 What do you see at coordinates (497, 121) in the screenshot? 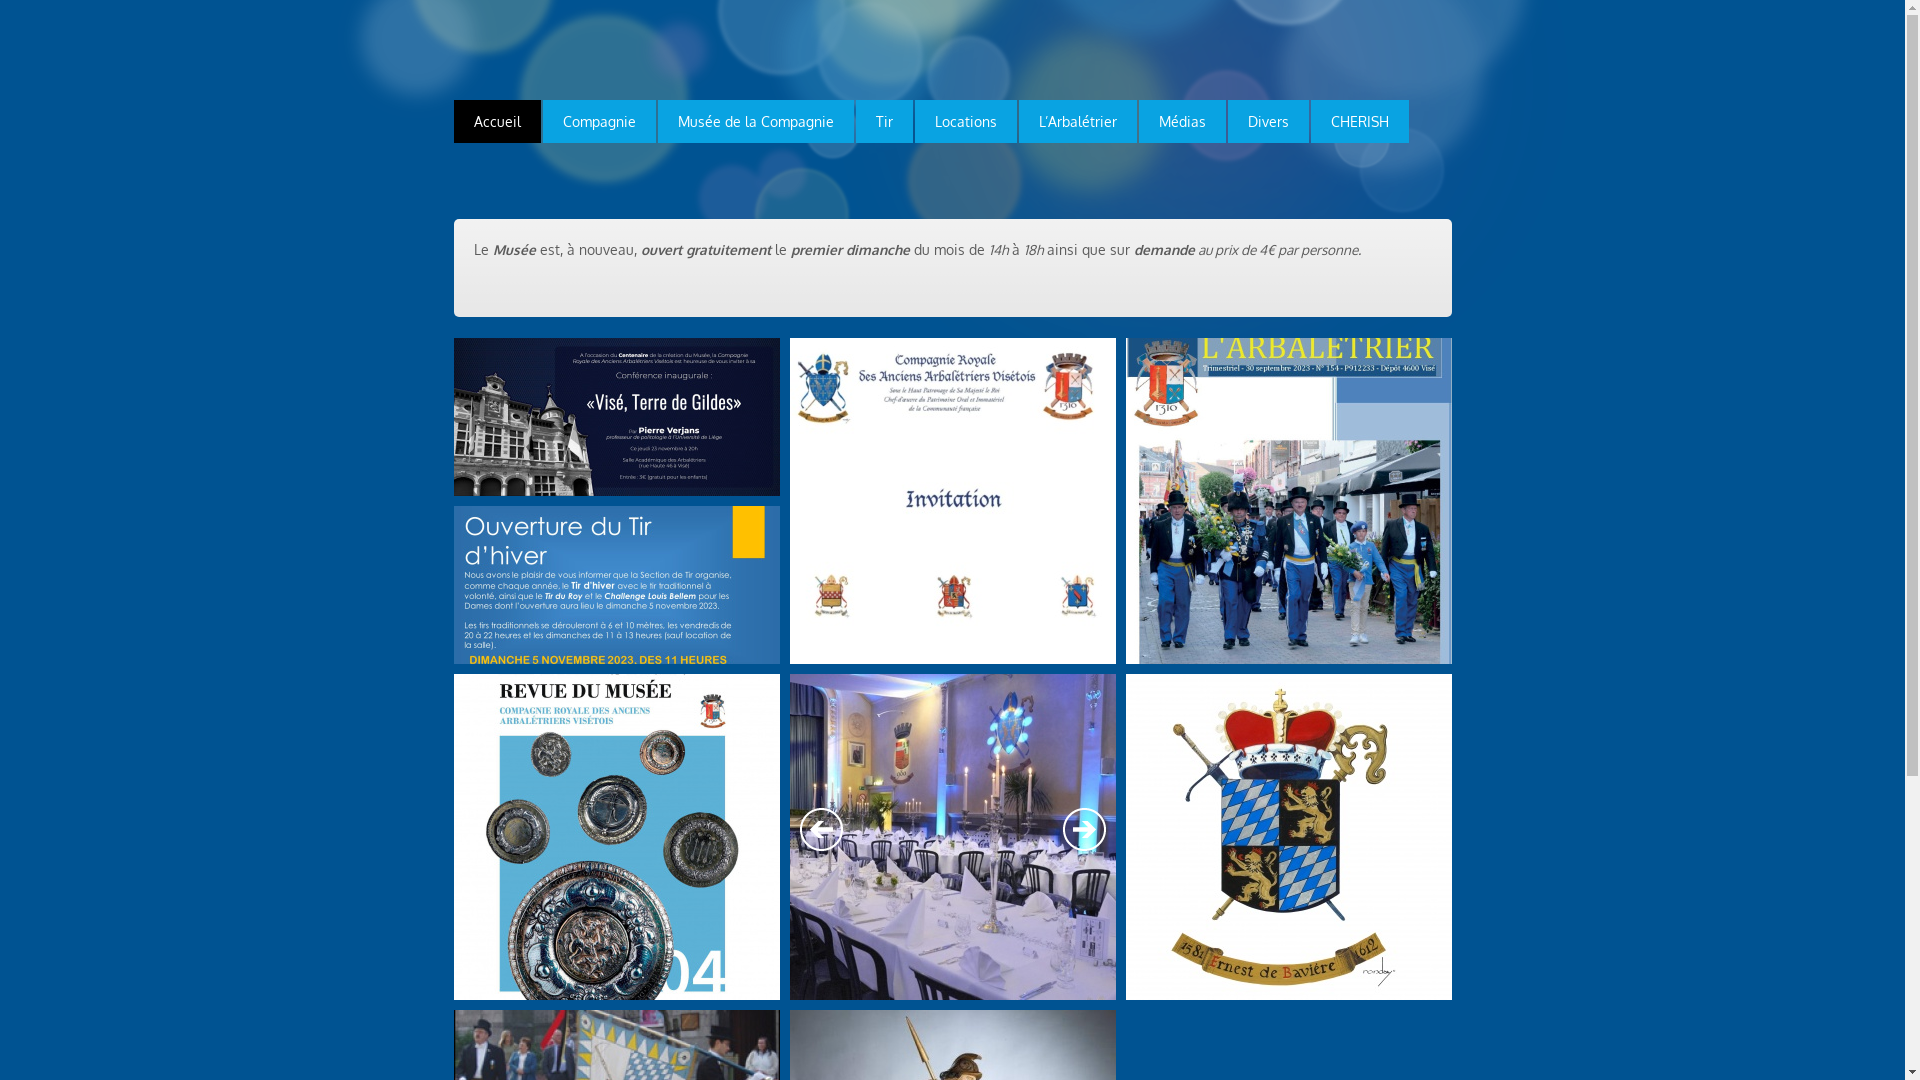
I see `'Accueil'` at bounding box center [497, 121].